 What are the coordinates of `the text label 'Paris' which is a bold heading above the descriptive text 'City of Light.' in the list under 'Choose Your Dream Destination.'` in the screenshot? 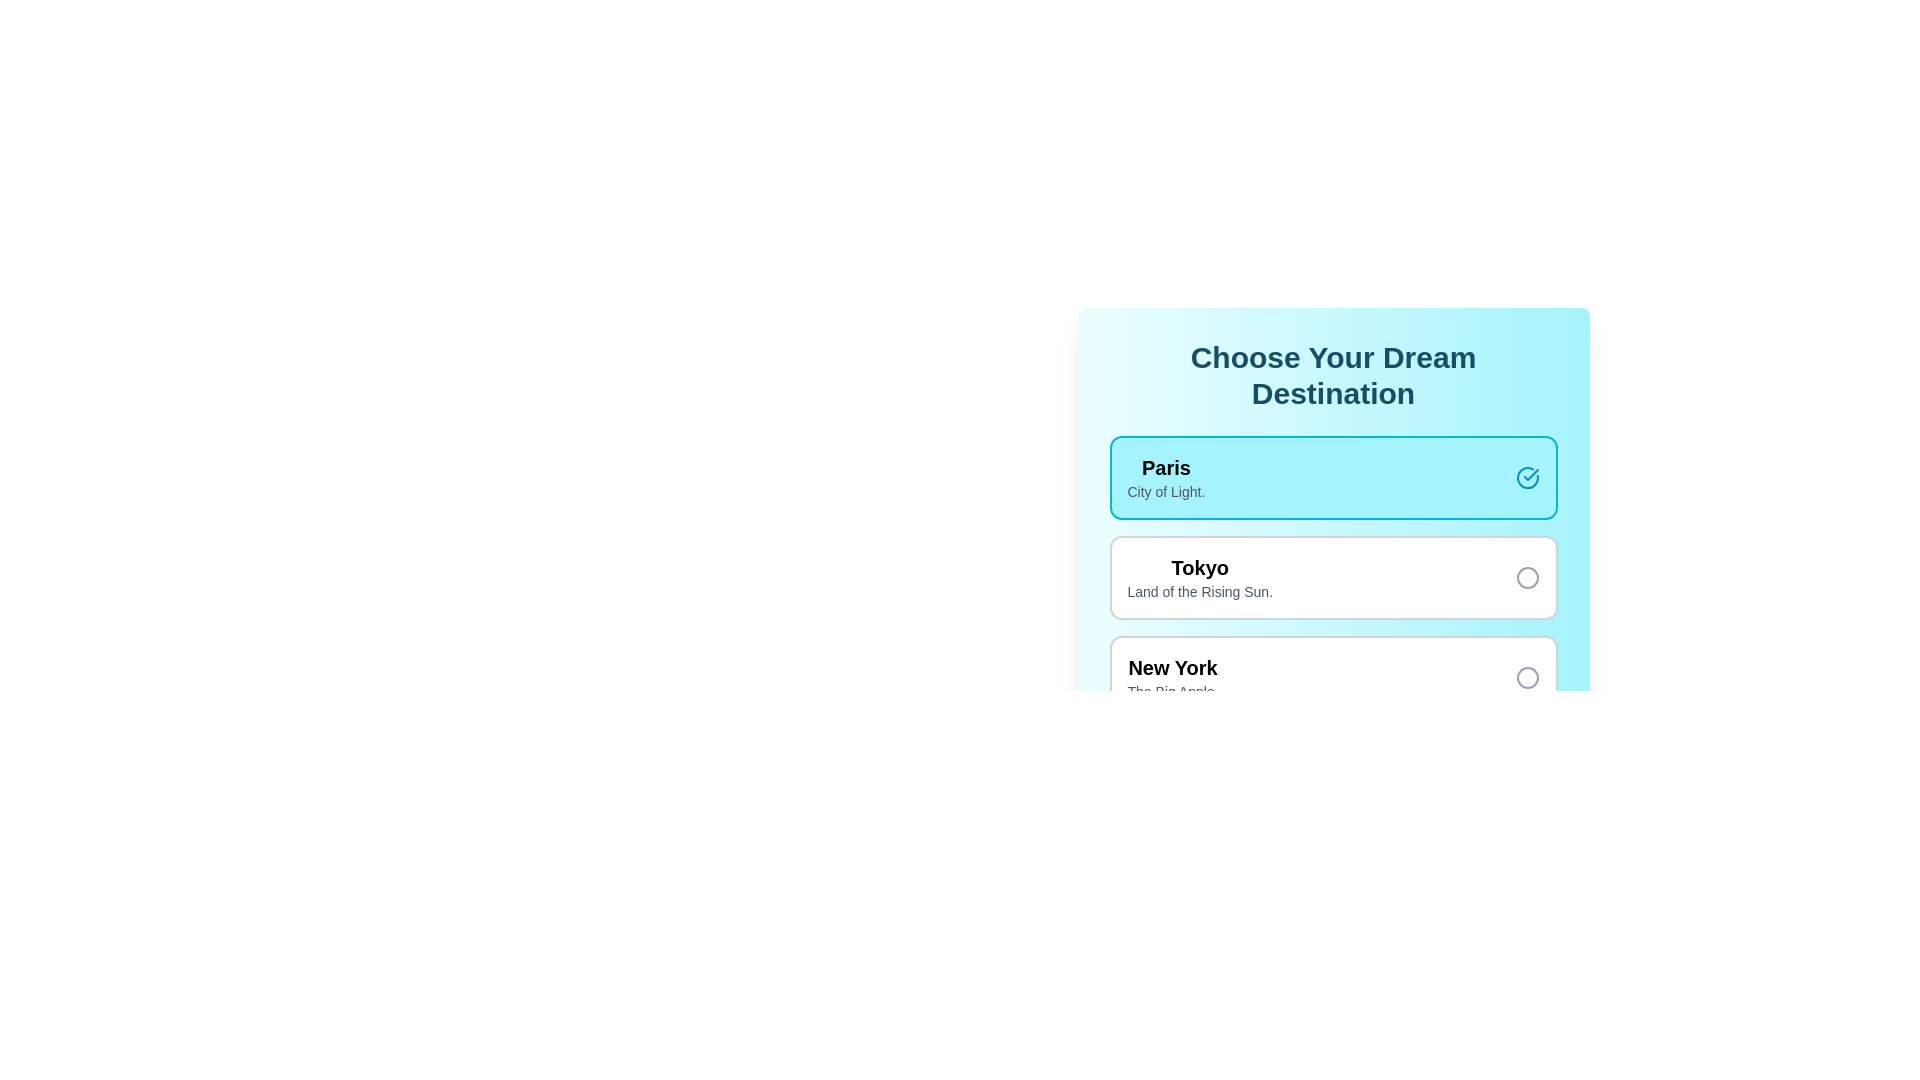 It's located at (1166, 467).